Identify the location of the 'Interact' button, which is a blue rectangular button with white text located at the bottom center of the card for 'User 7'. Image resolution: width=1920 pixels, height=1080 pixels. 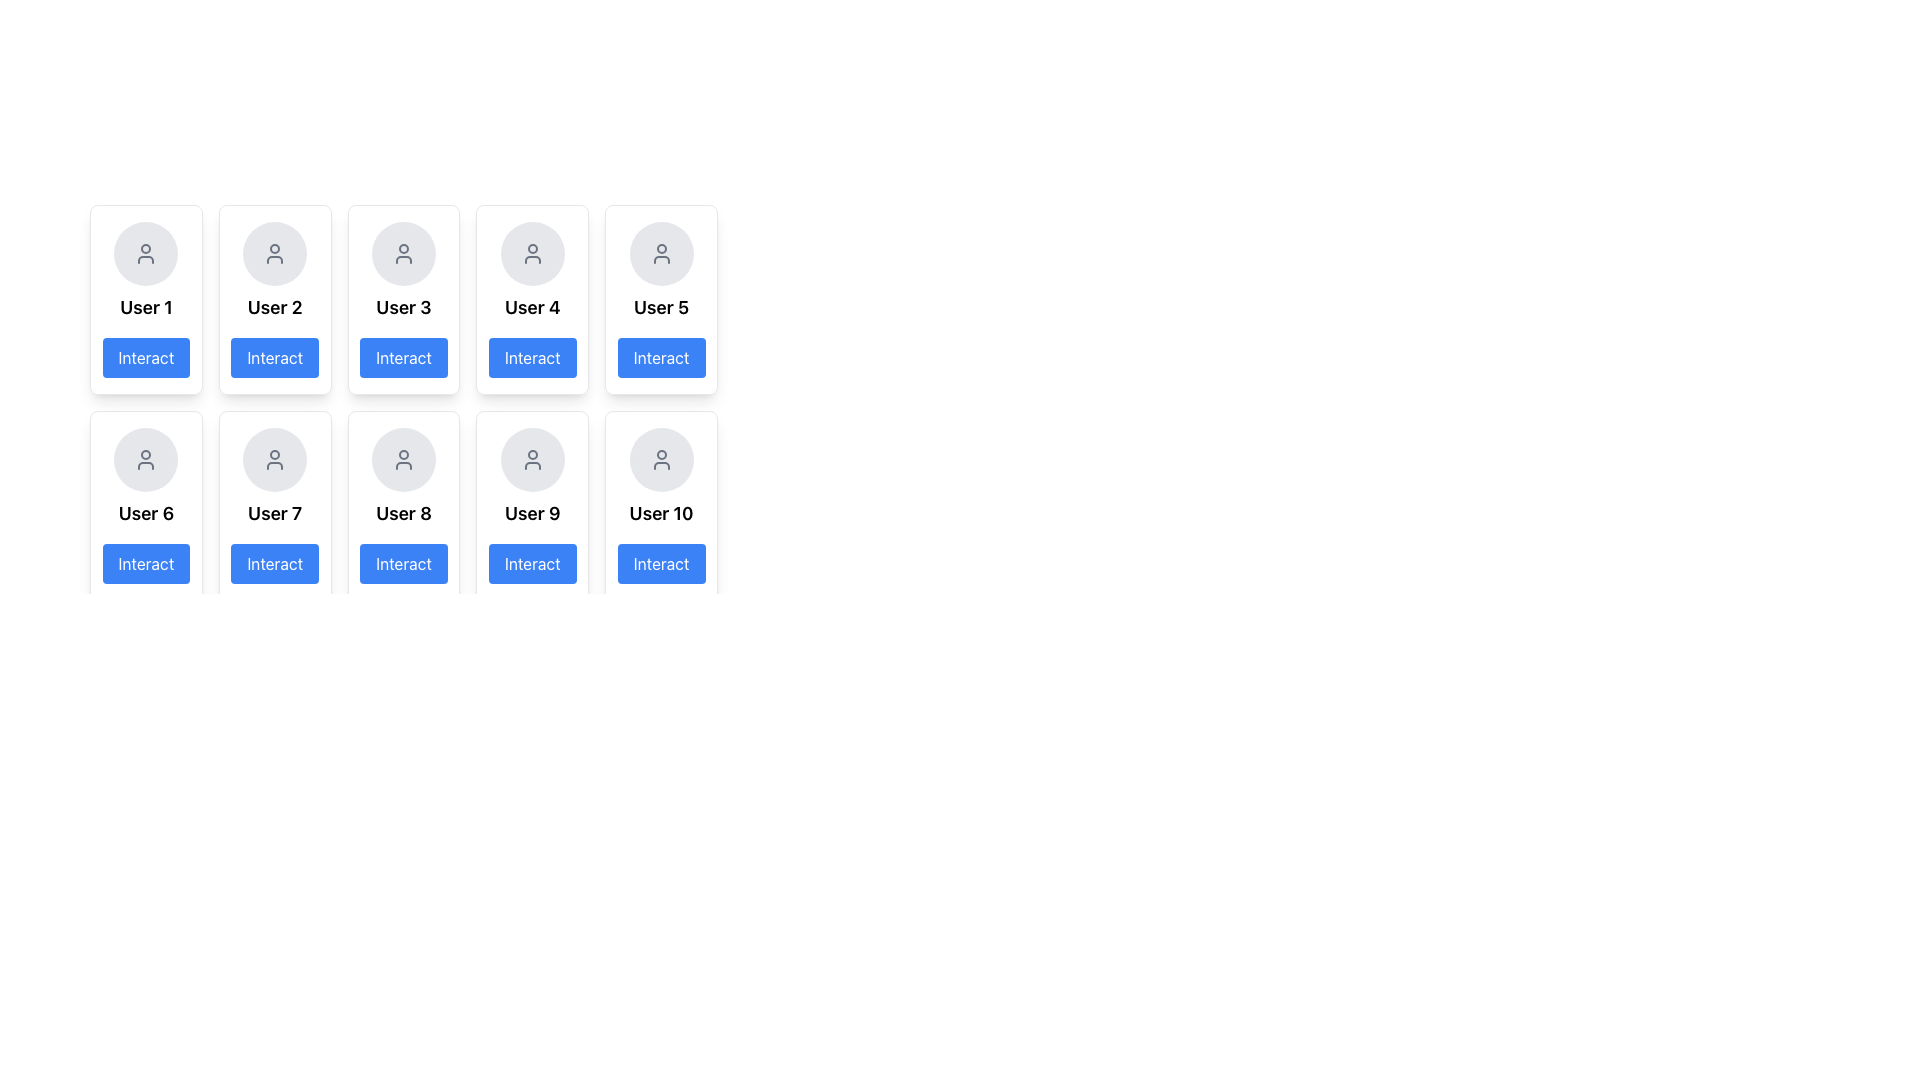
(274, 563).